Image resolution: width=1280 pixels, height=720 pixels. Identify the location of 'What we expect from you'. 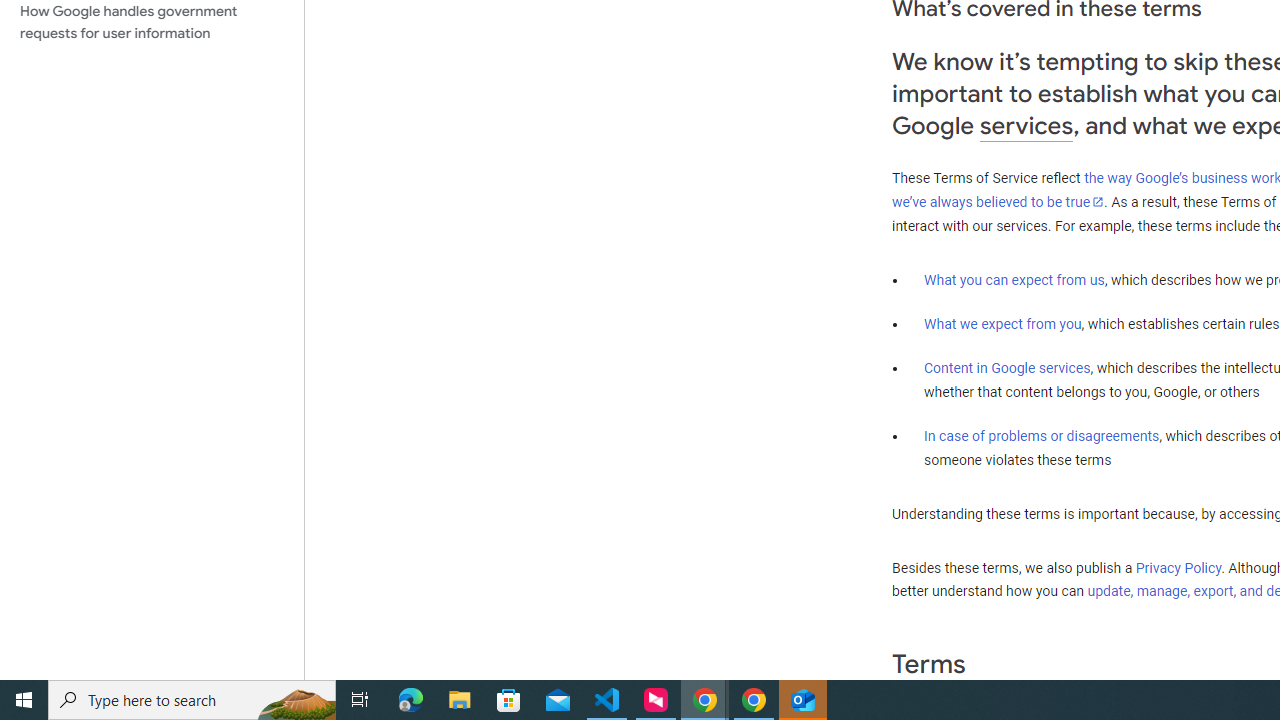
(1002, 323).